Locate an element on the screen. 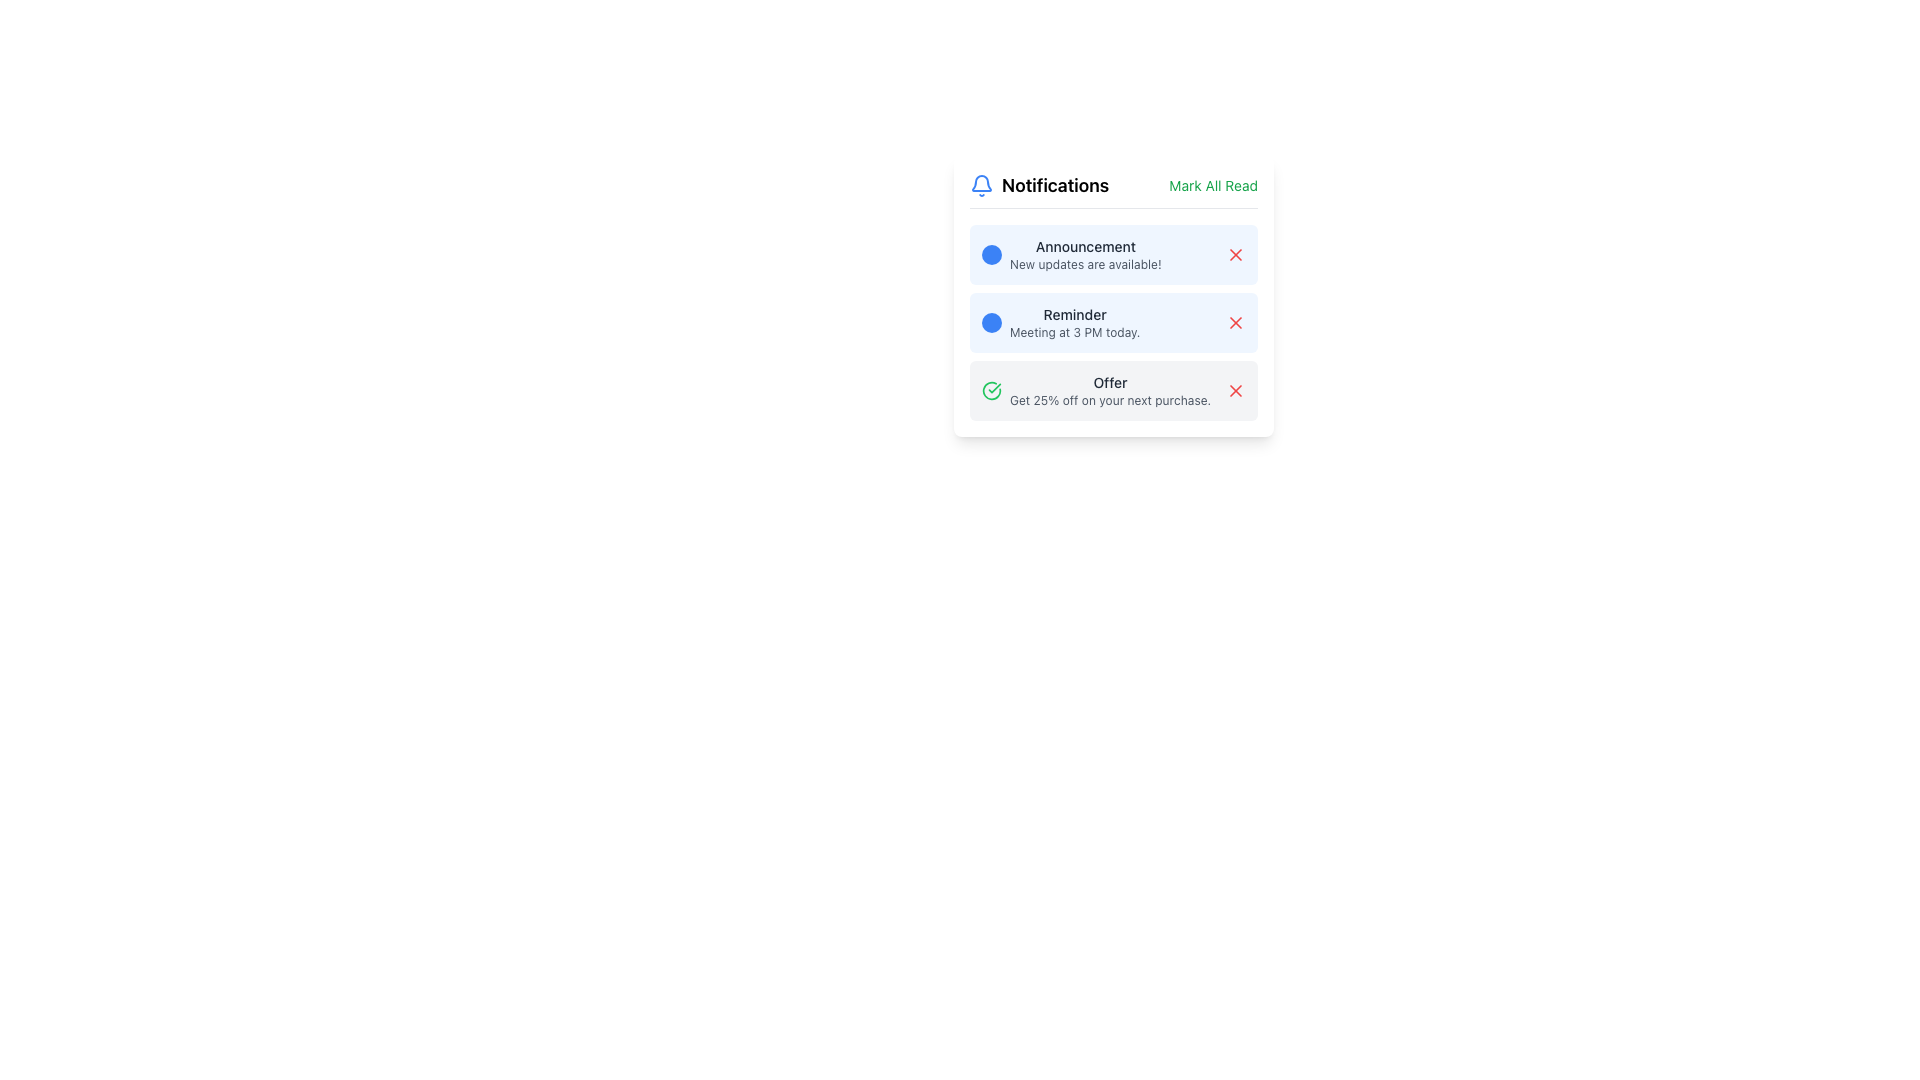 The width and height of the screenshot is (1920, 1080). the text label displaying 'Offer' in dark gray, positioned at the top-left corner of the notification area within the notification card is located at coordinates (1109, 382).